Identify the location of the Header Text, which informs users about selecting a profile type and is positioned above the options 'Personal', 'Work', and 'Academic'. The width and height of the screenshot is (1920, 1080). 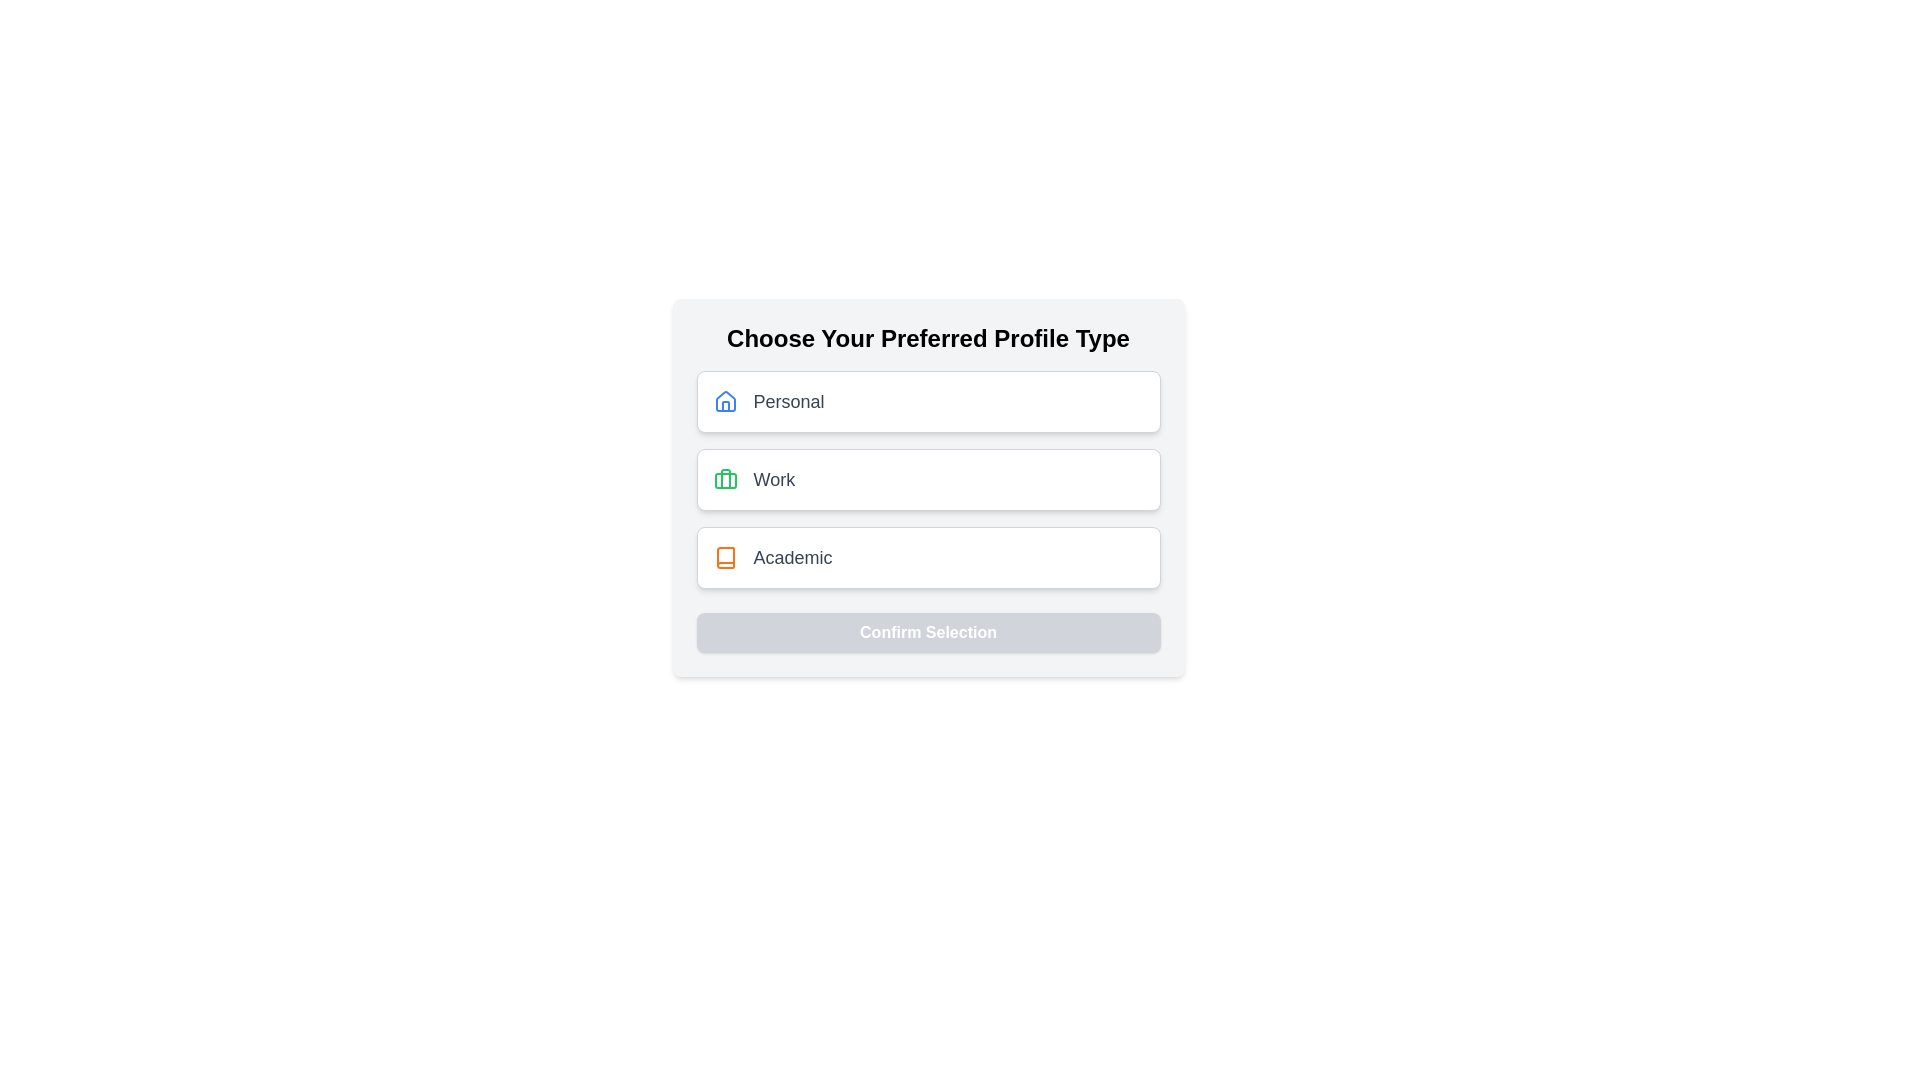
(927, 338).